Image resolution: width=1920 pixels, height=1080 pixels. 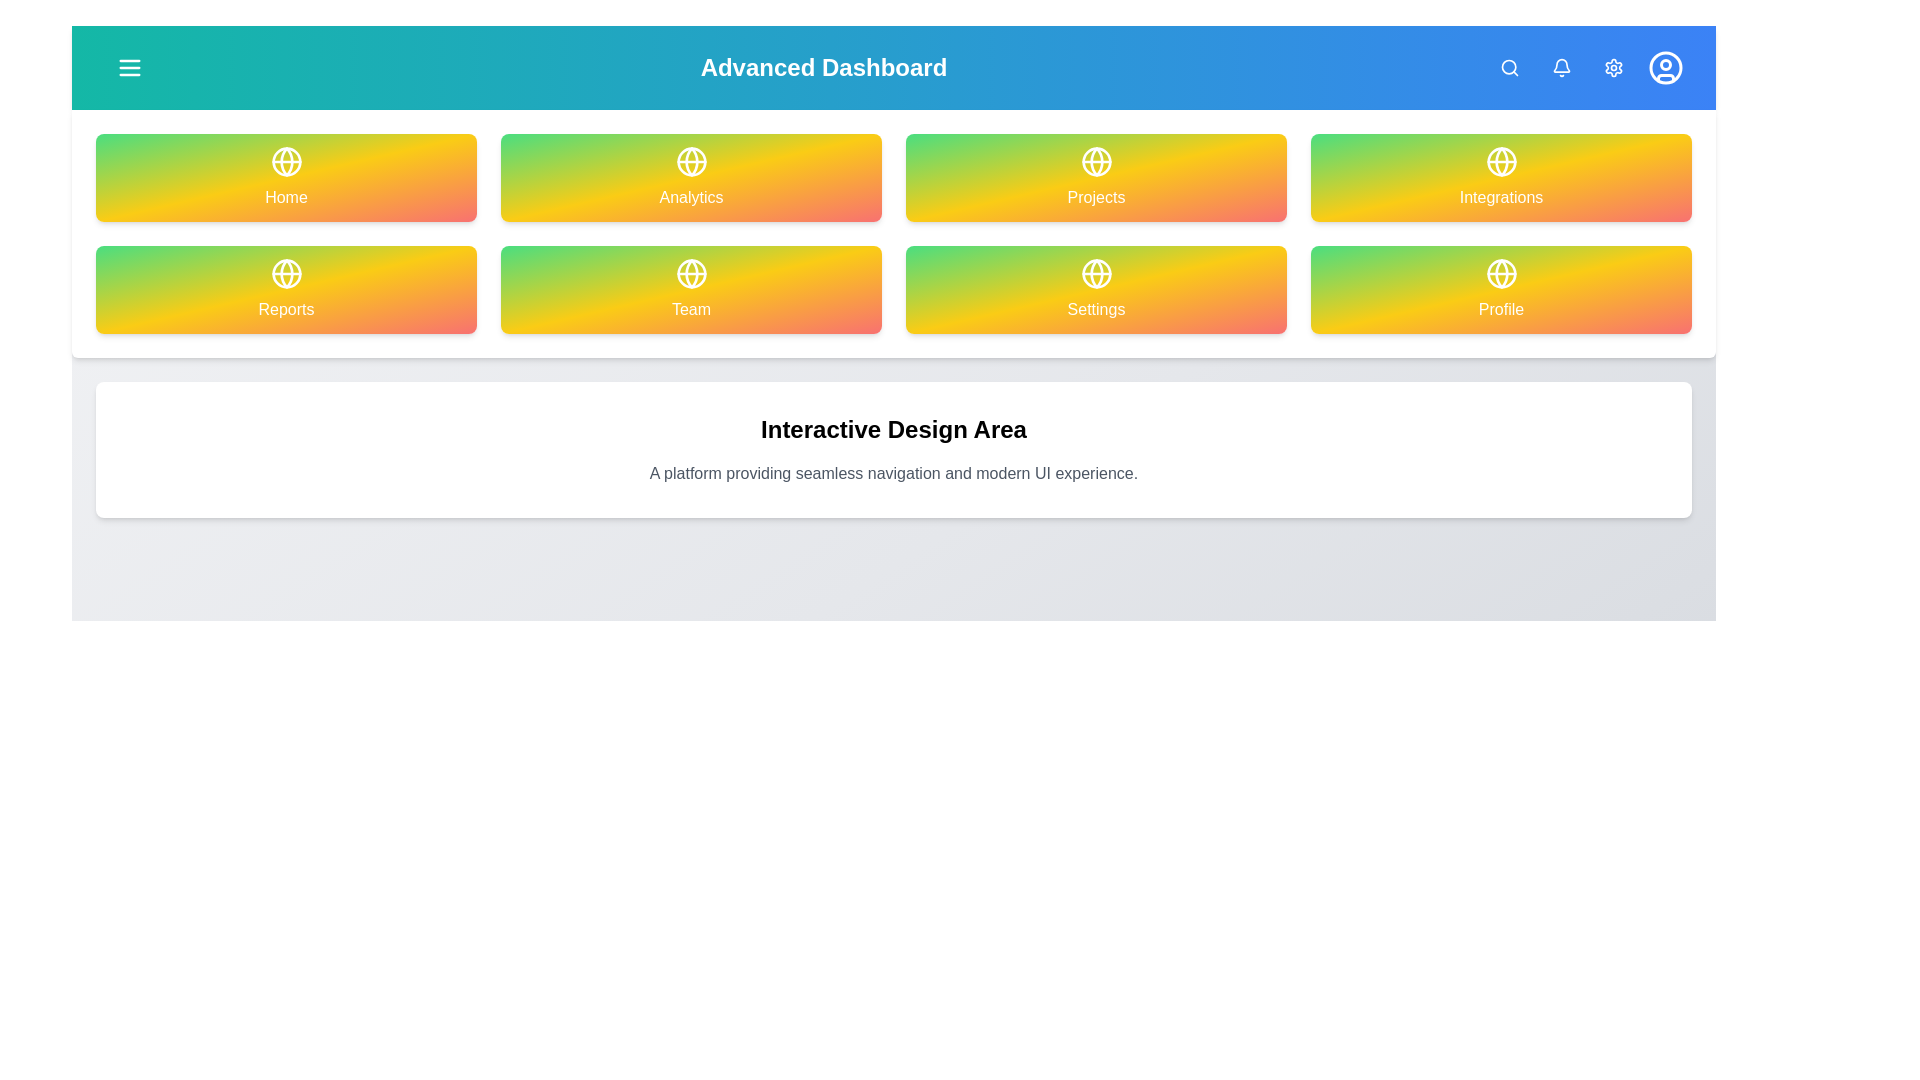 What do you see at coordinates (1501, 176) in the screenshot?
I see `the navigation item labeled Integrations` at bounding box center [1501, 176].